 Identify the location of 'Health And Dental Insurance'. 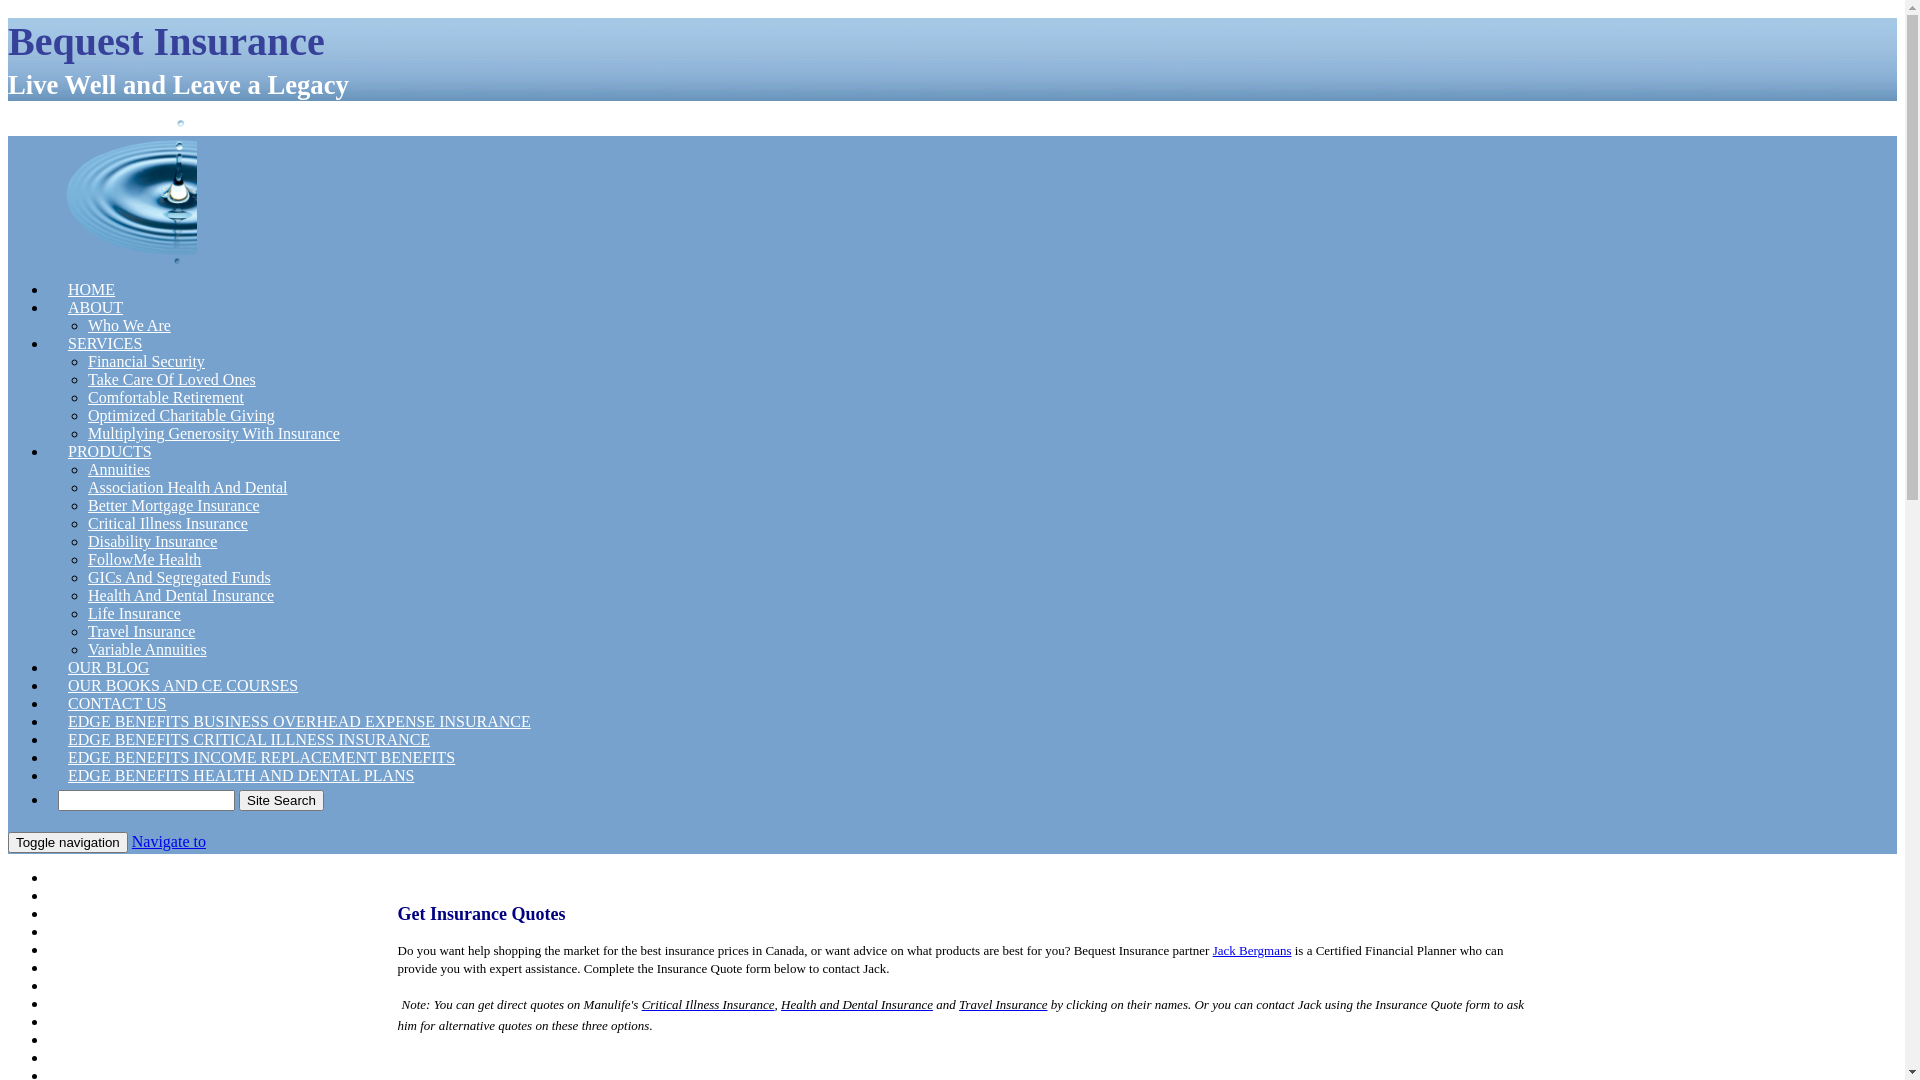
(86, 594).